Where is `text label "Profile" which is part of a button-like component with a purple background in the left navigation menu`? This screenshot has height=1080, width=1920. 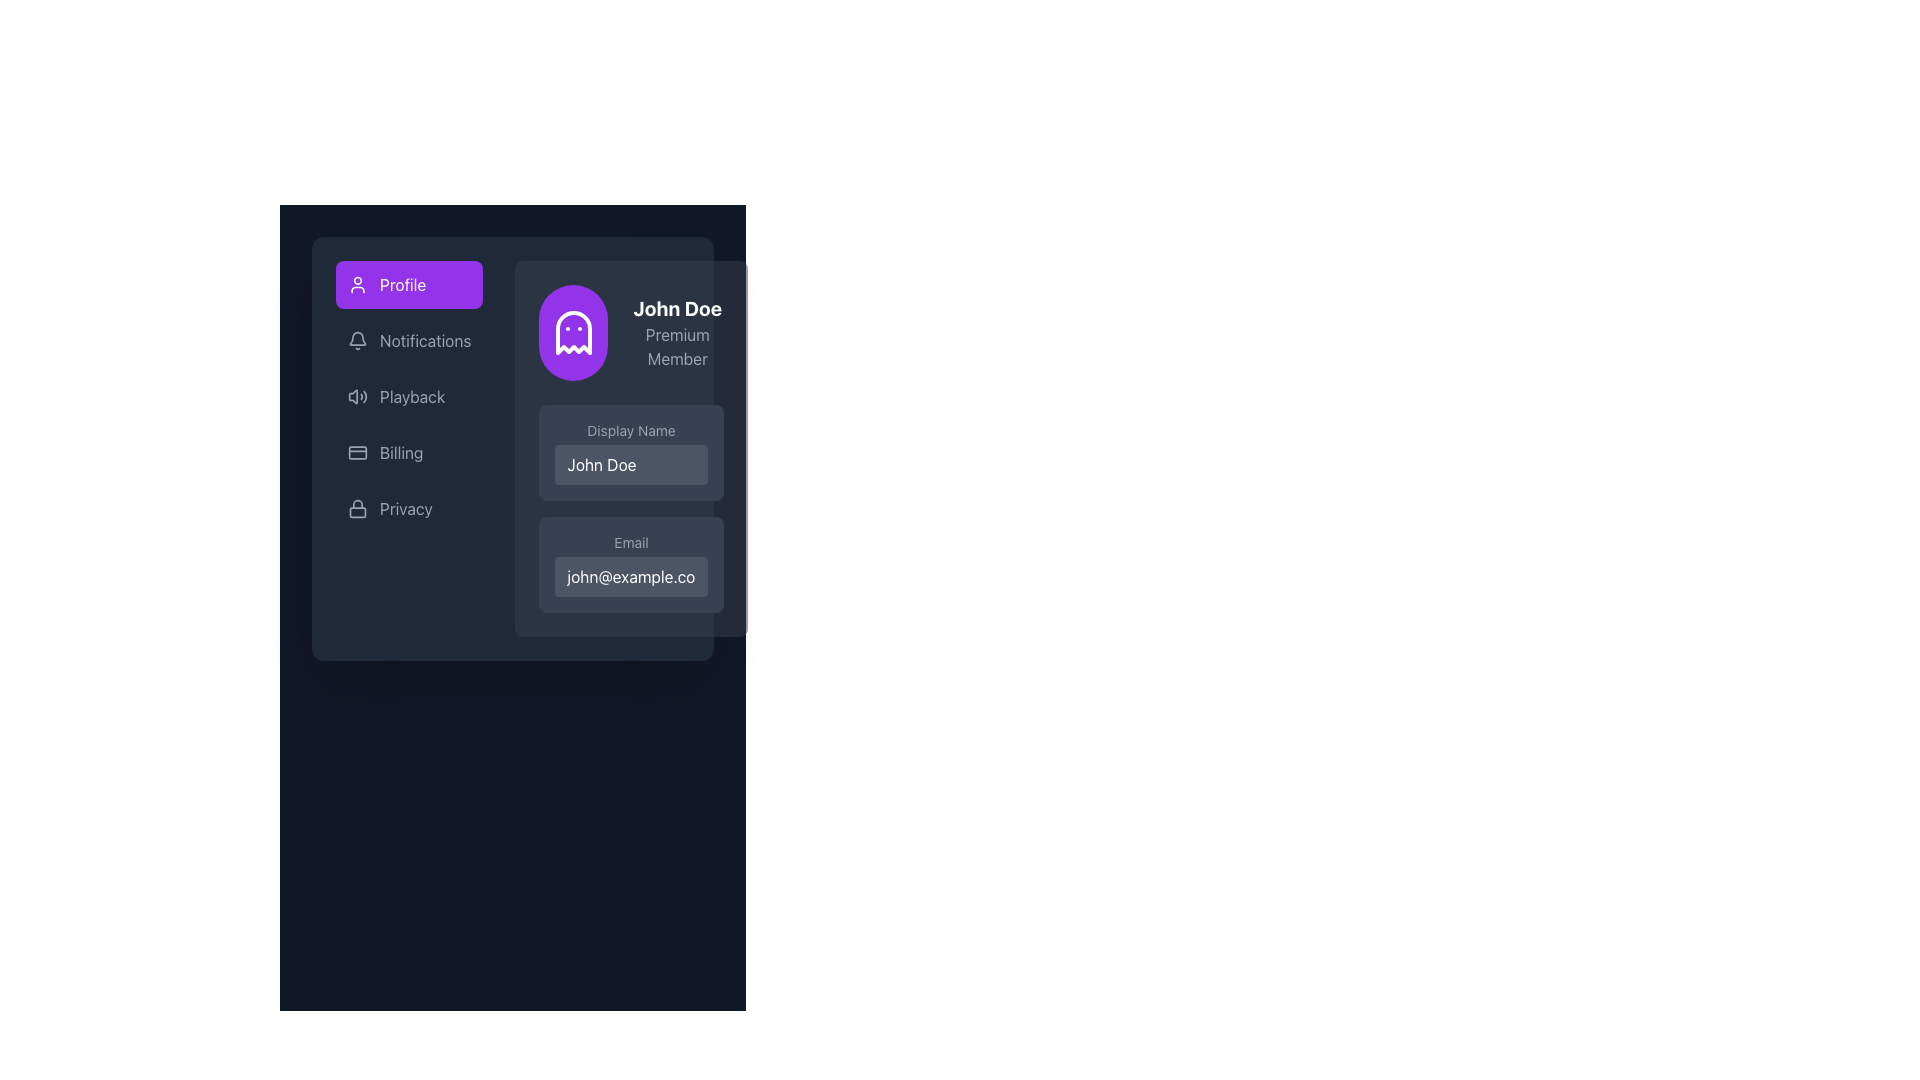
text label "Profile" which is part of a button-like component with a purple background in the left navigation menu is located at coordinates (402, 285).